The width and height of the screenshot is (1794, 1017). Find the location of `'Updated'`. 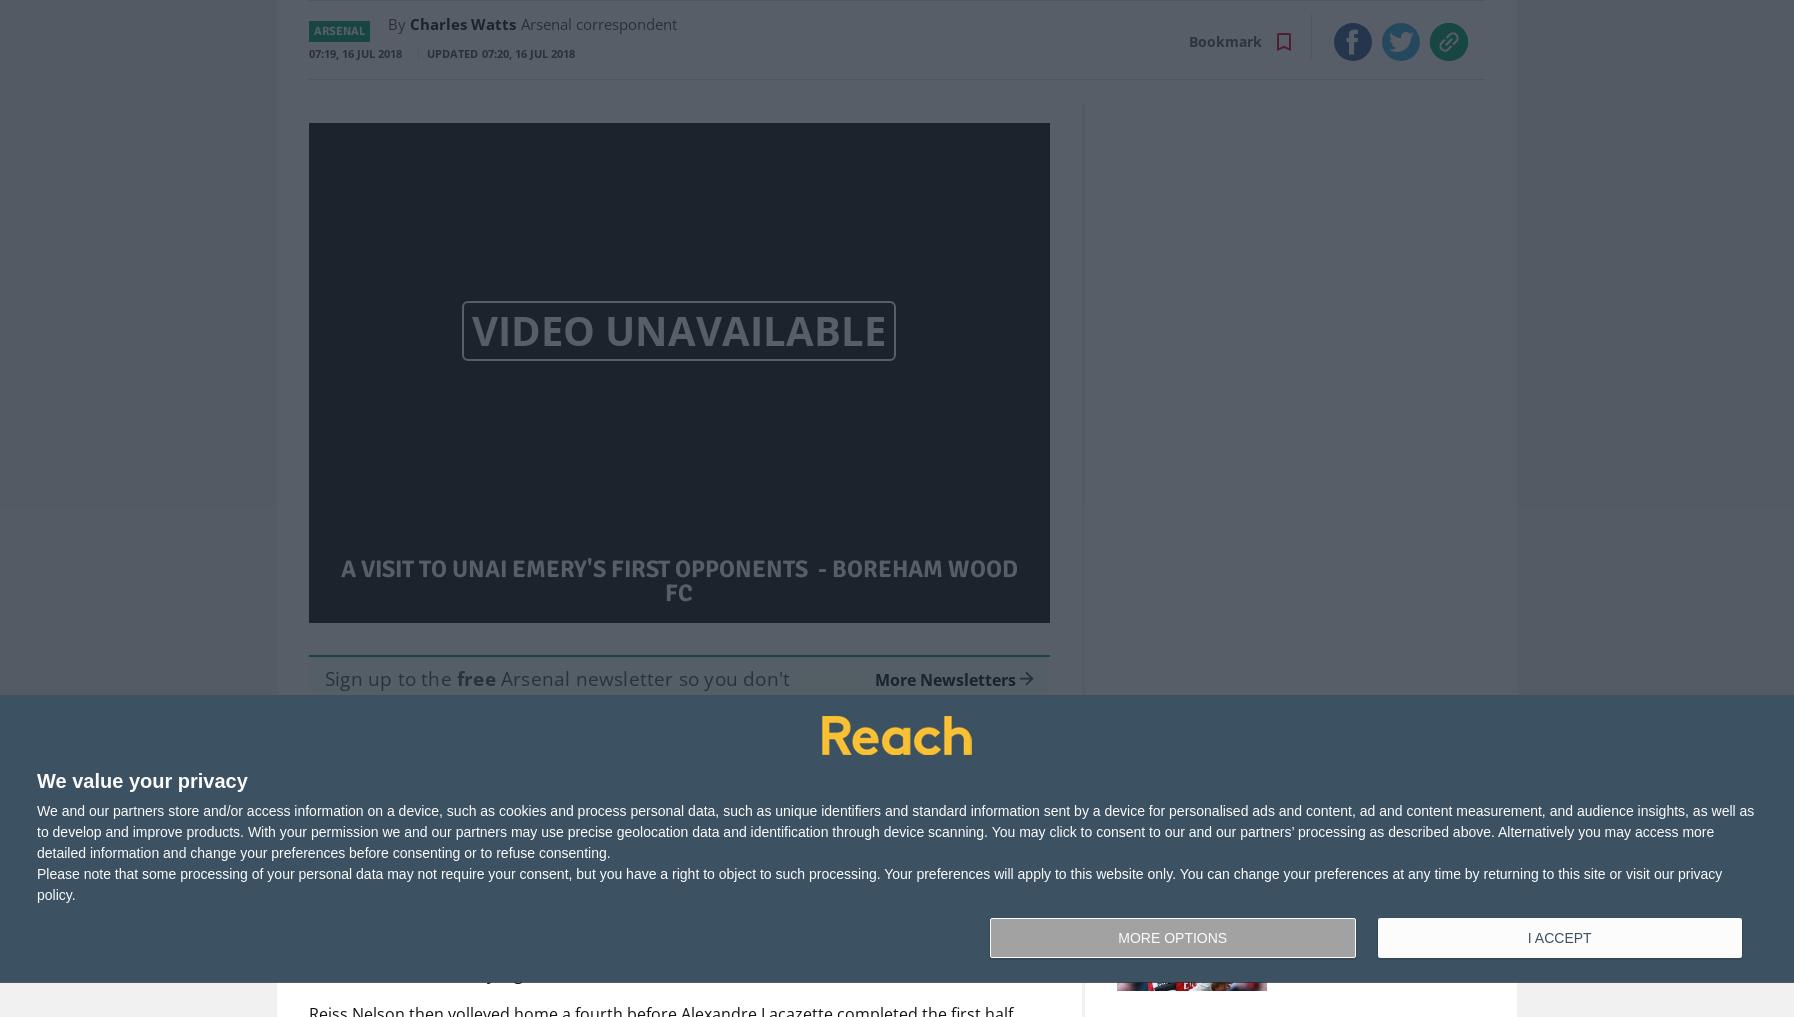

'Updated' is located at coordinates (452, 51).